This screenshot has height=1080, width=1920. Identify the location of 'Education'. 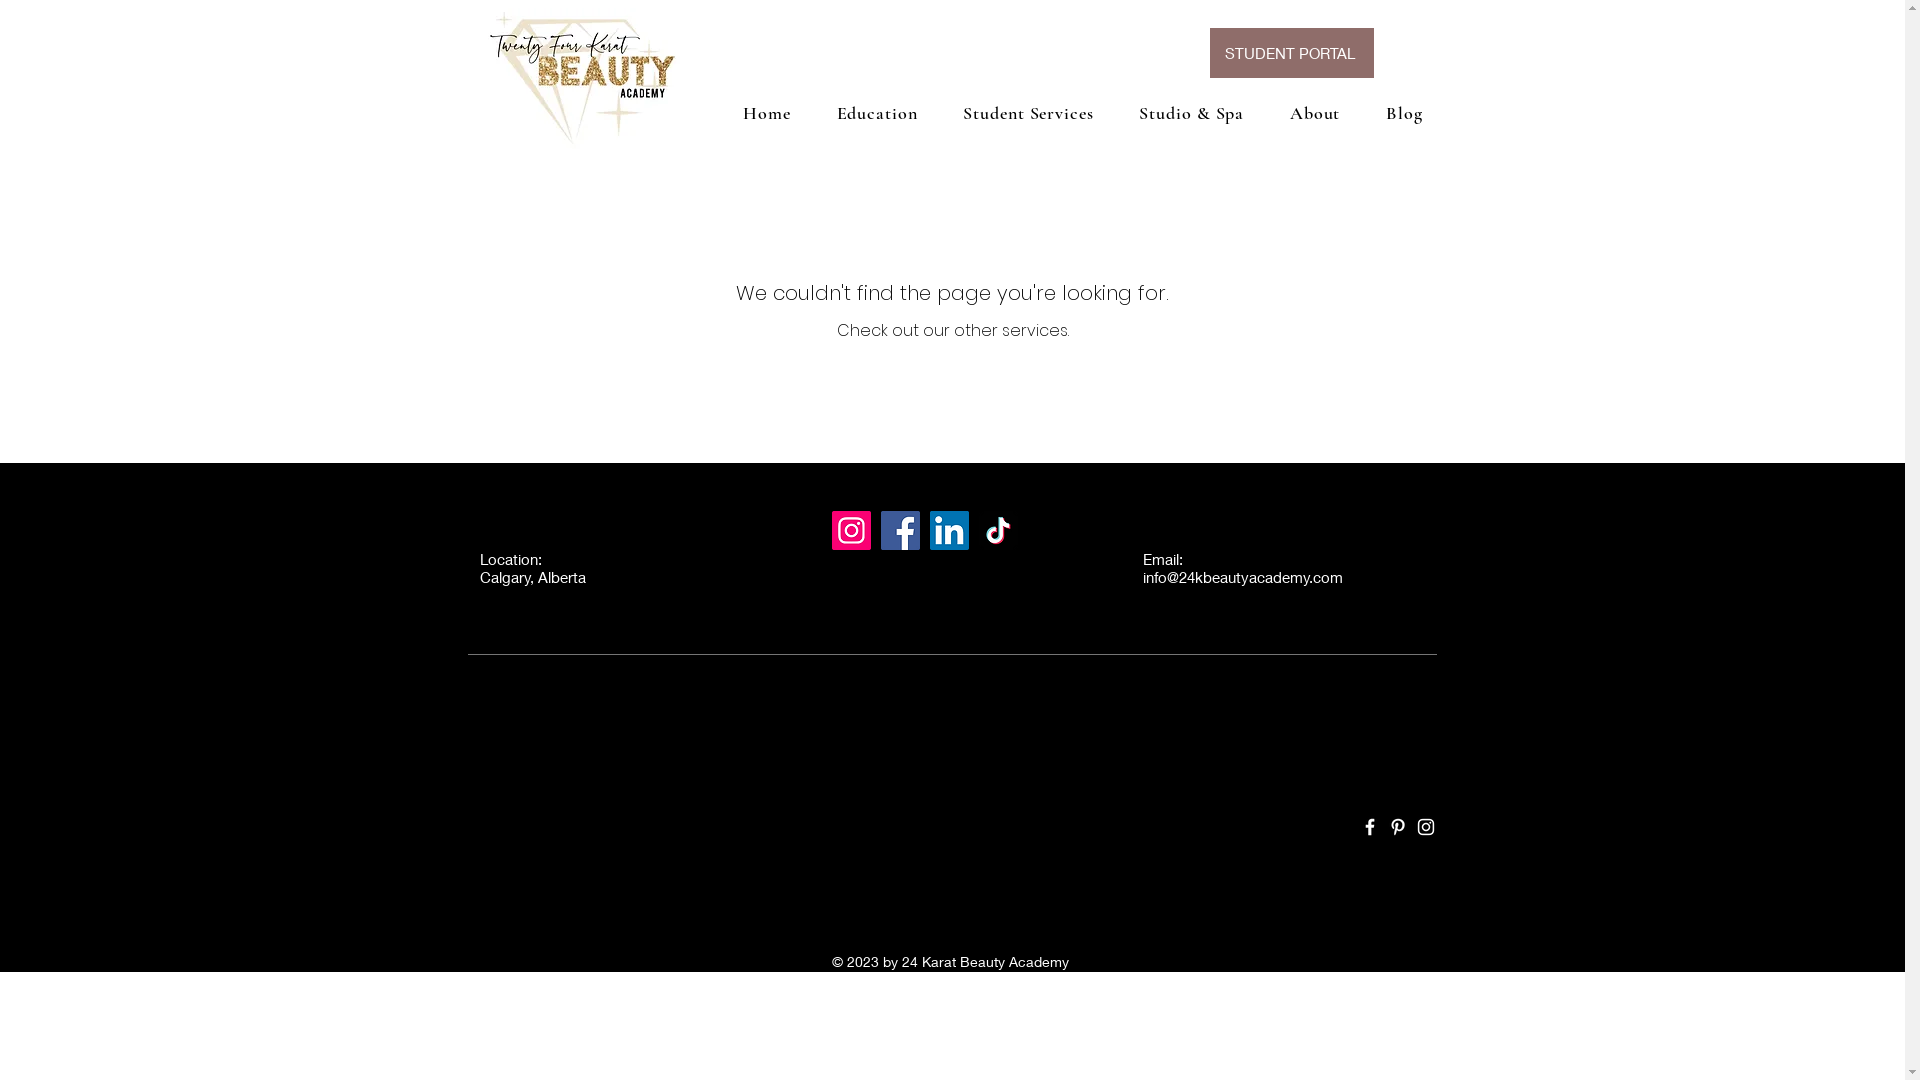
(877, 112).